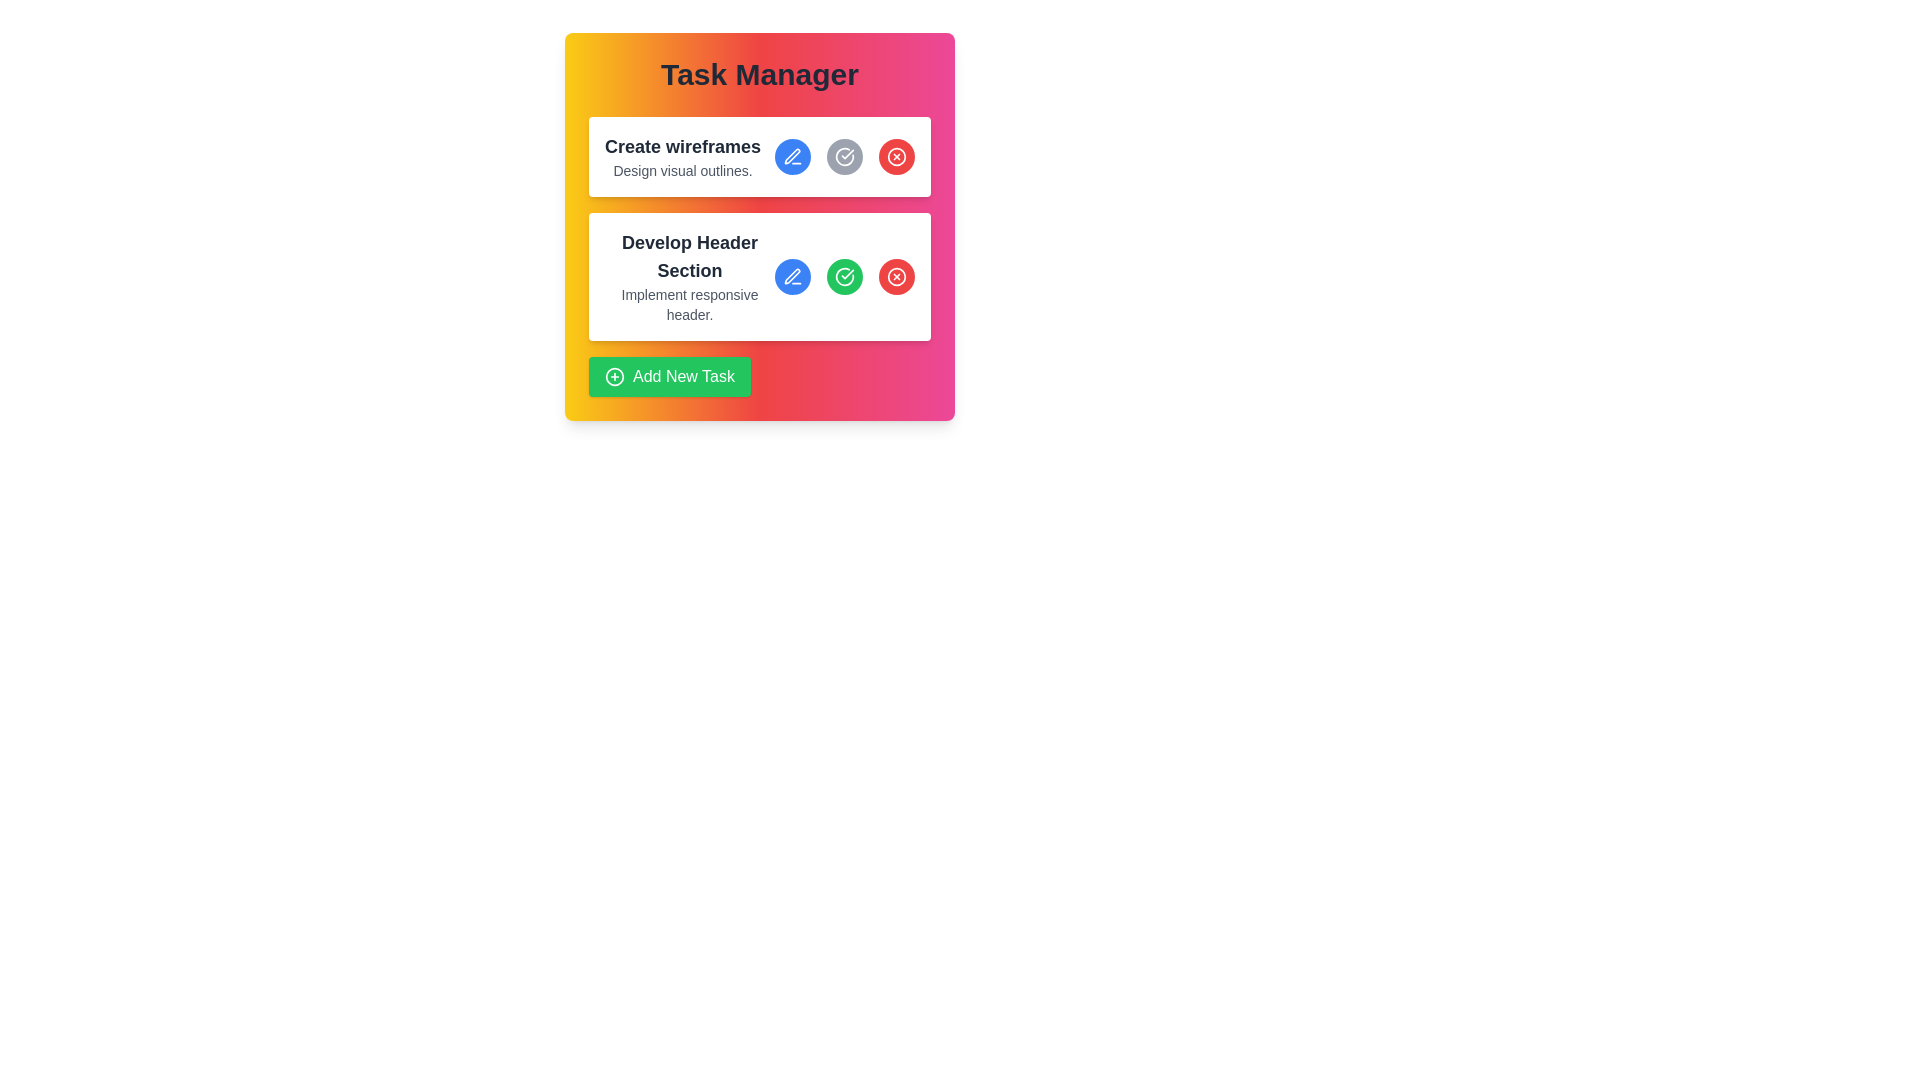 Image resolution: width=1920 pixels, height=1080 pixels. I want to click on the middle circular button with a green background and a white checkmark icon at the bottom-right of the task card titled 'Develop Header Section' to confirm or complete, so click(844, 277).